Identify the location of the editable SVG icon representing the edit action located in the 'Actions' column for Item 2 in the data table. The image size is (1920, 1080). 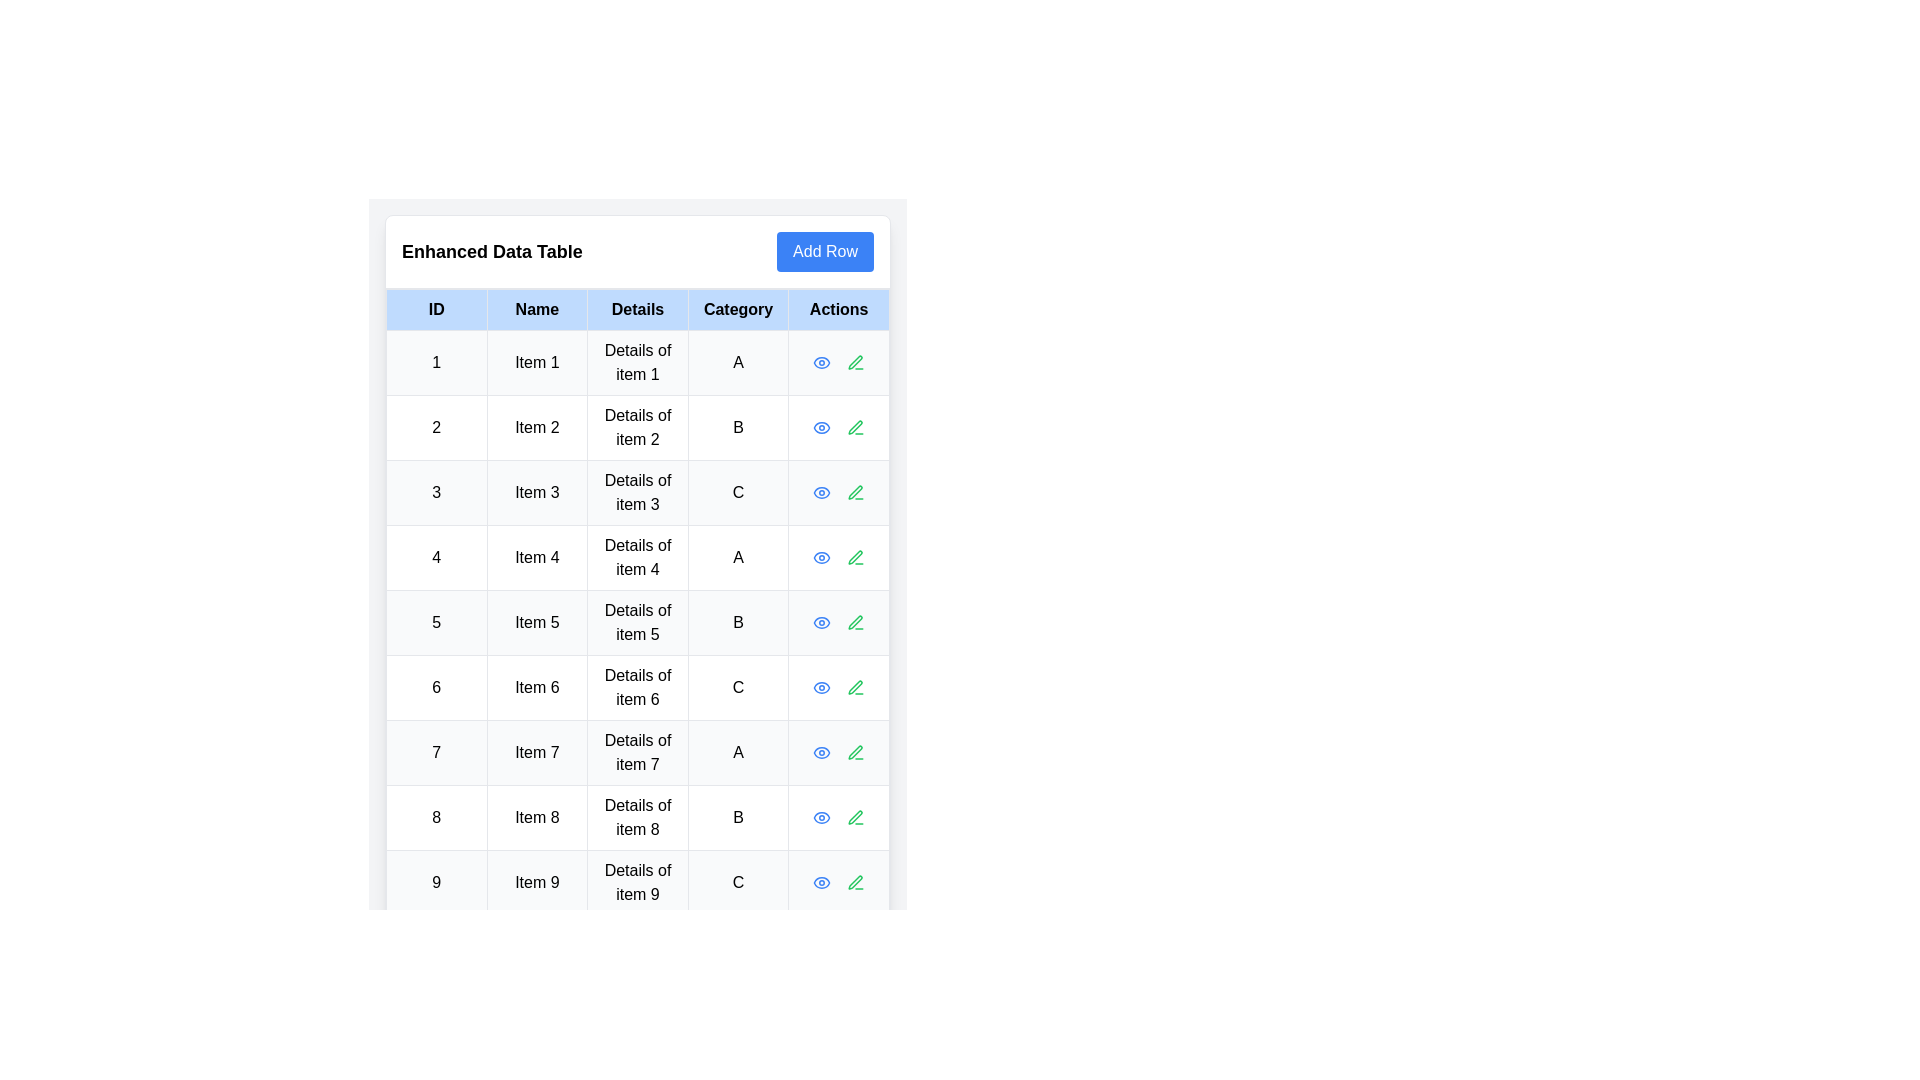
(855, 426).